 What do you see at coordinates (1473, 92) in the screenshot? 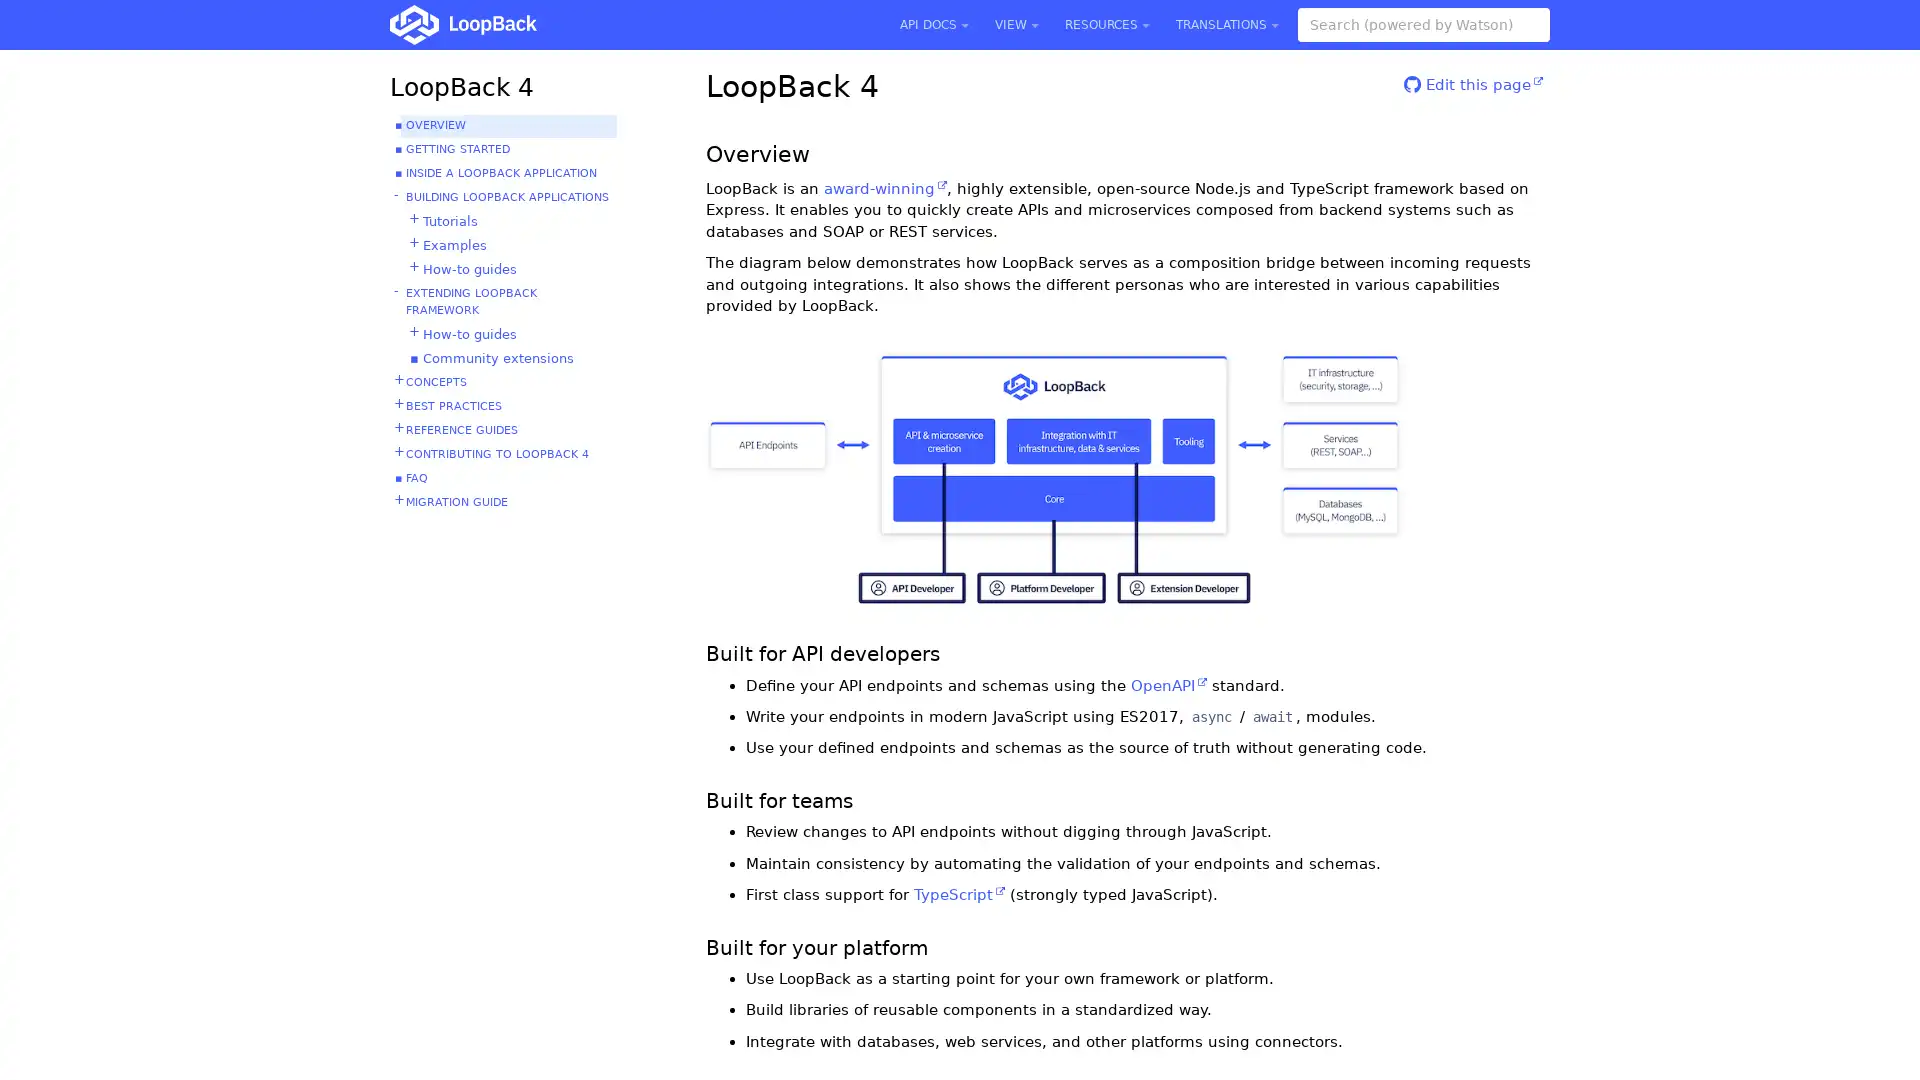
I see `Edit this page` at bounding box center [1473, 92].